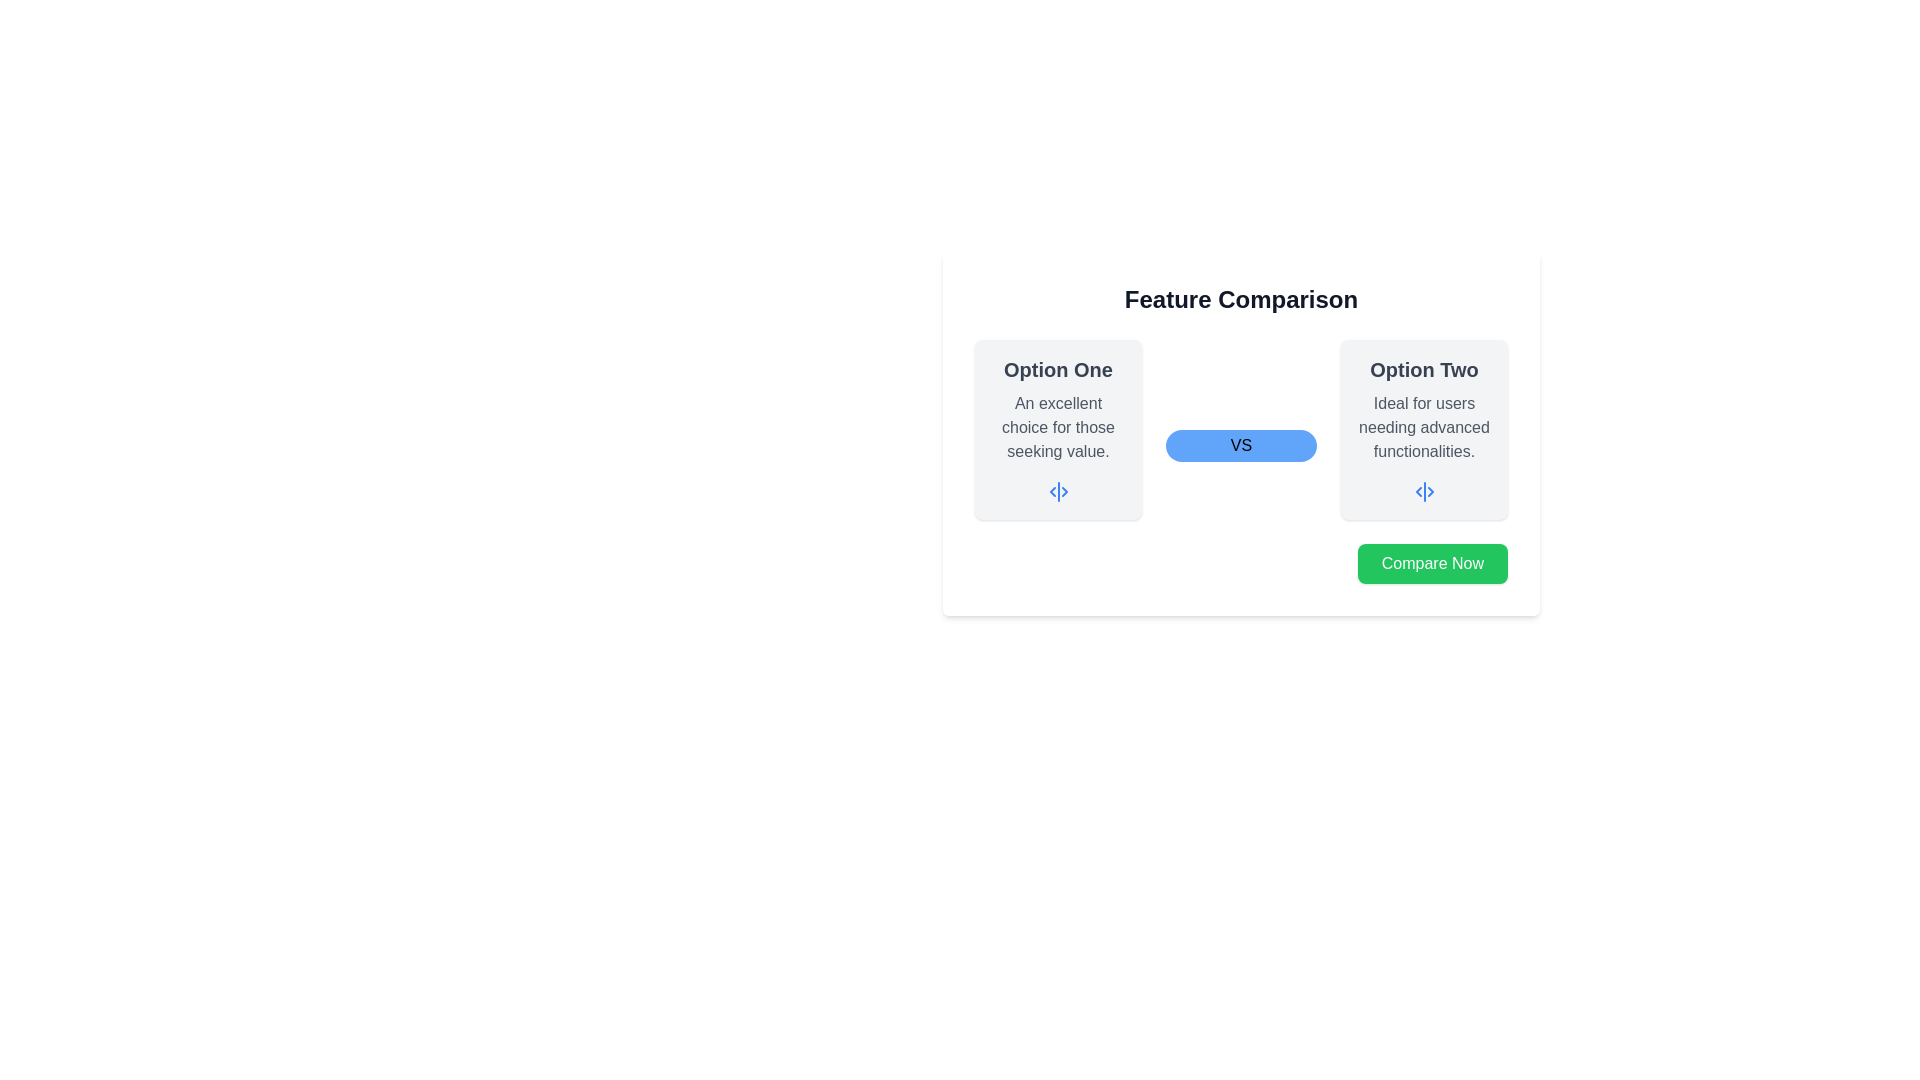  I want to click on the button located at the bottom-right part of the comparison section below 'Option Two' to initiate the comparison process, so click(1431, 563).